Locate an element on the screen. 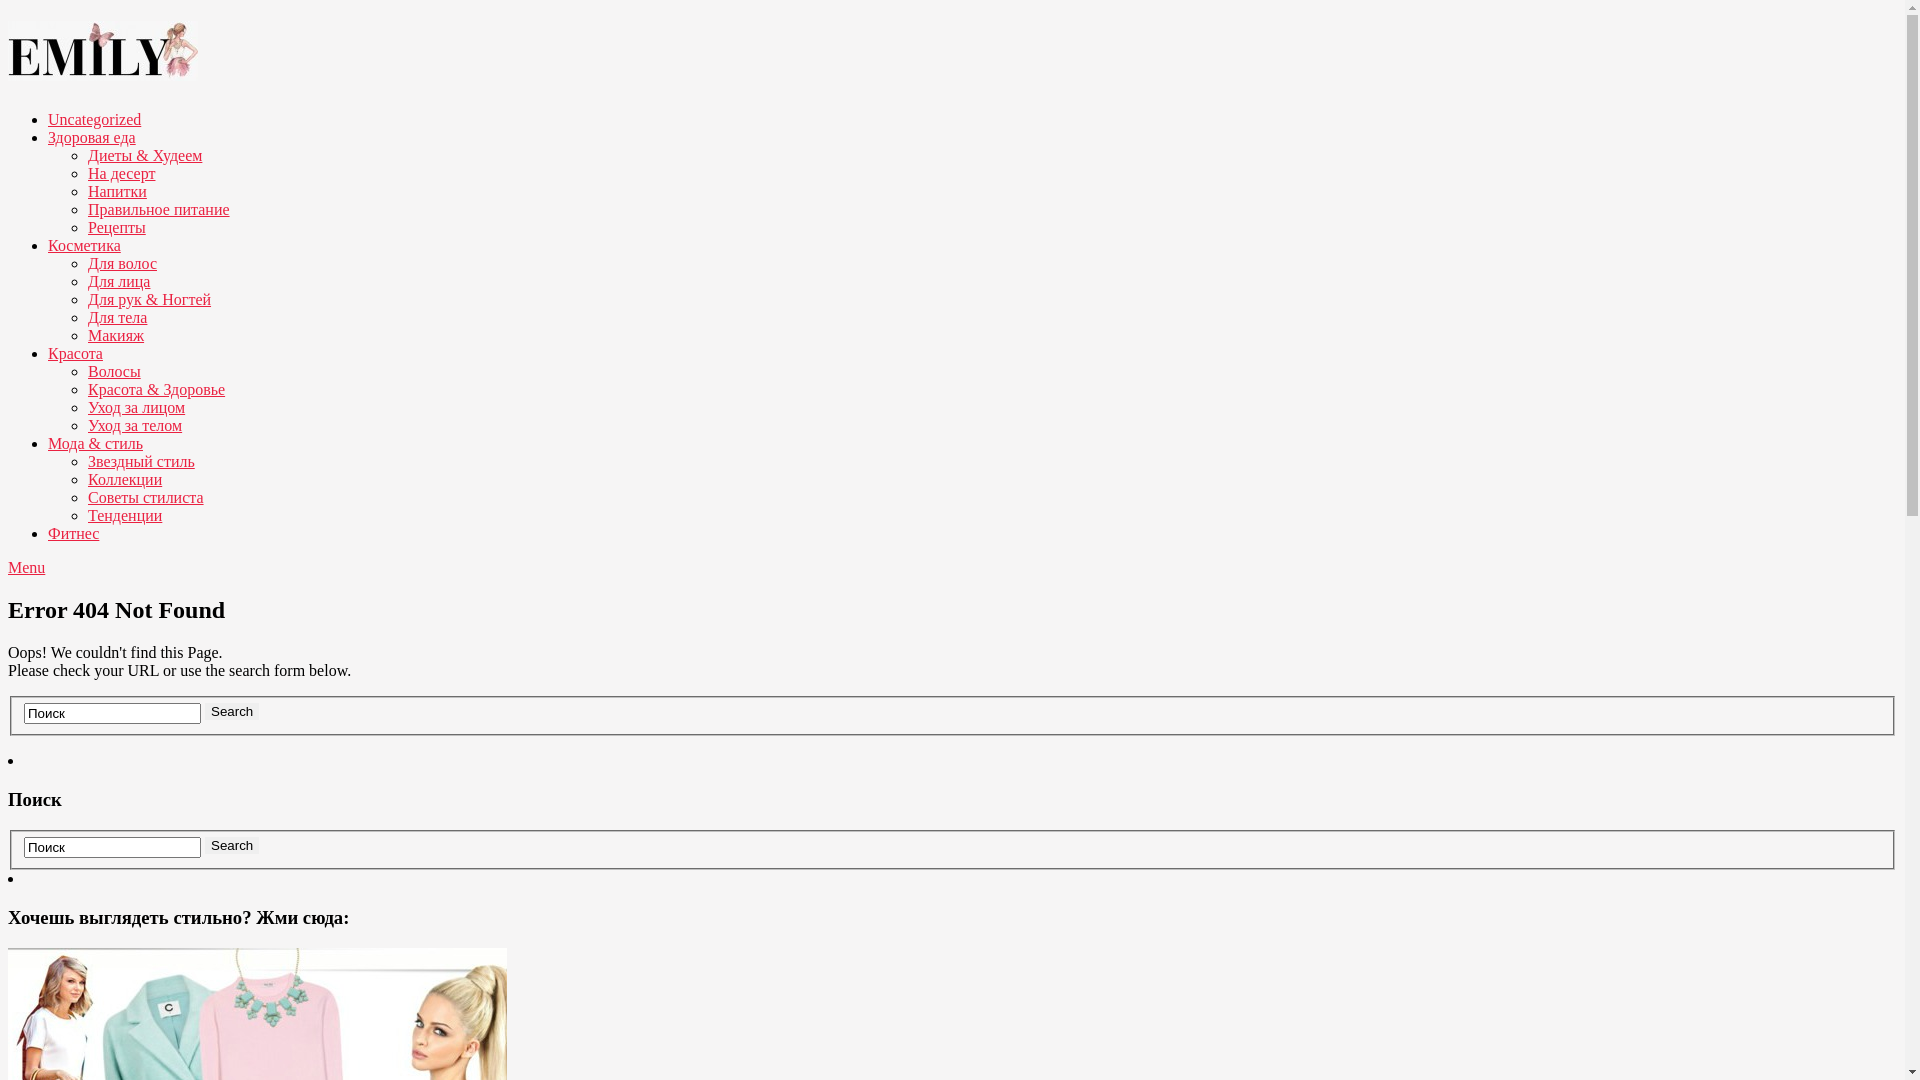  'Uncategorized' is located at coordinates (93, 119).